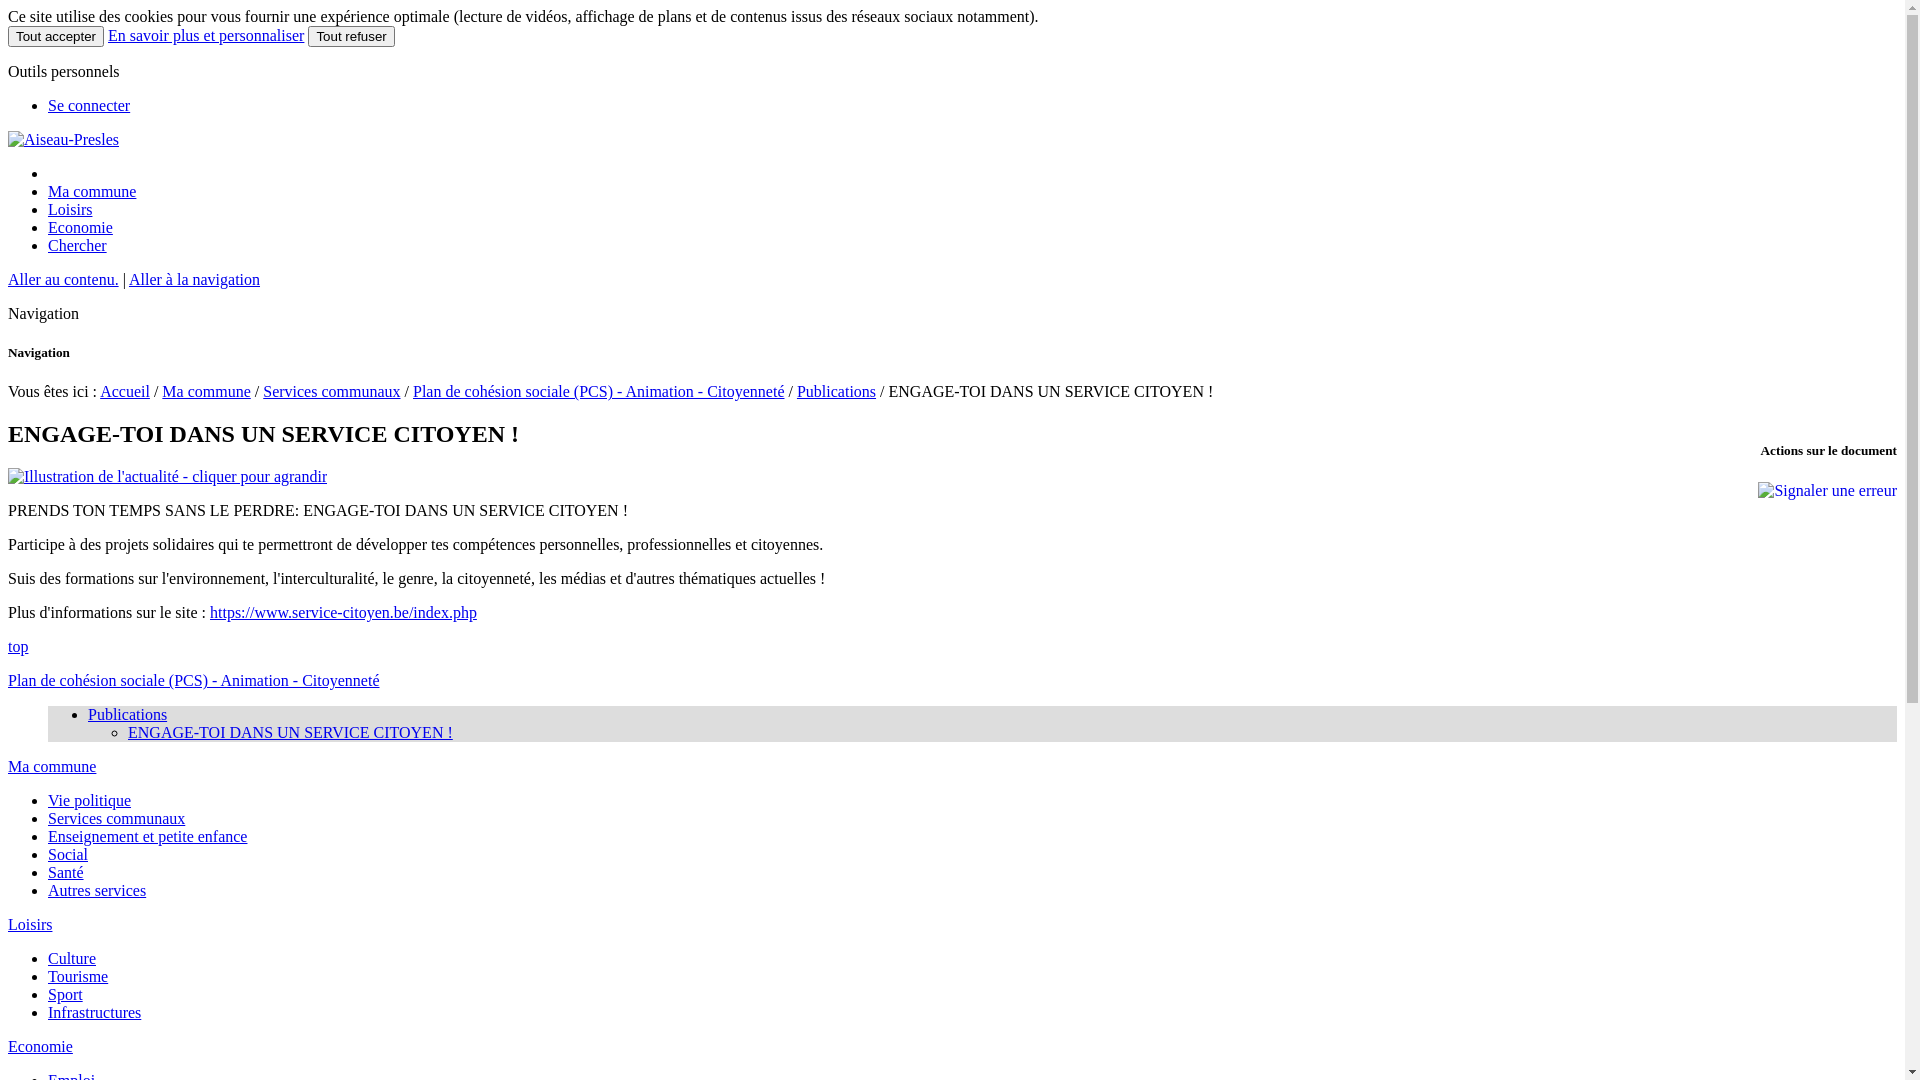 This screenshot has height=1080, width=1920. What do you see at coordinates (343, 611) in the screenshot?
I see `'https://www.service-citoyen.be/index.php'` at bounding box center [343, 611].